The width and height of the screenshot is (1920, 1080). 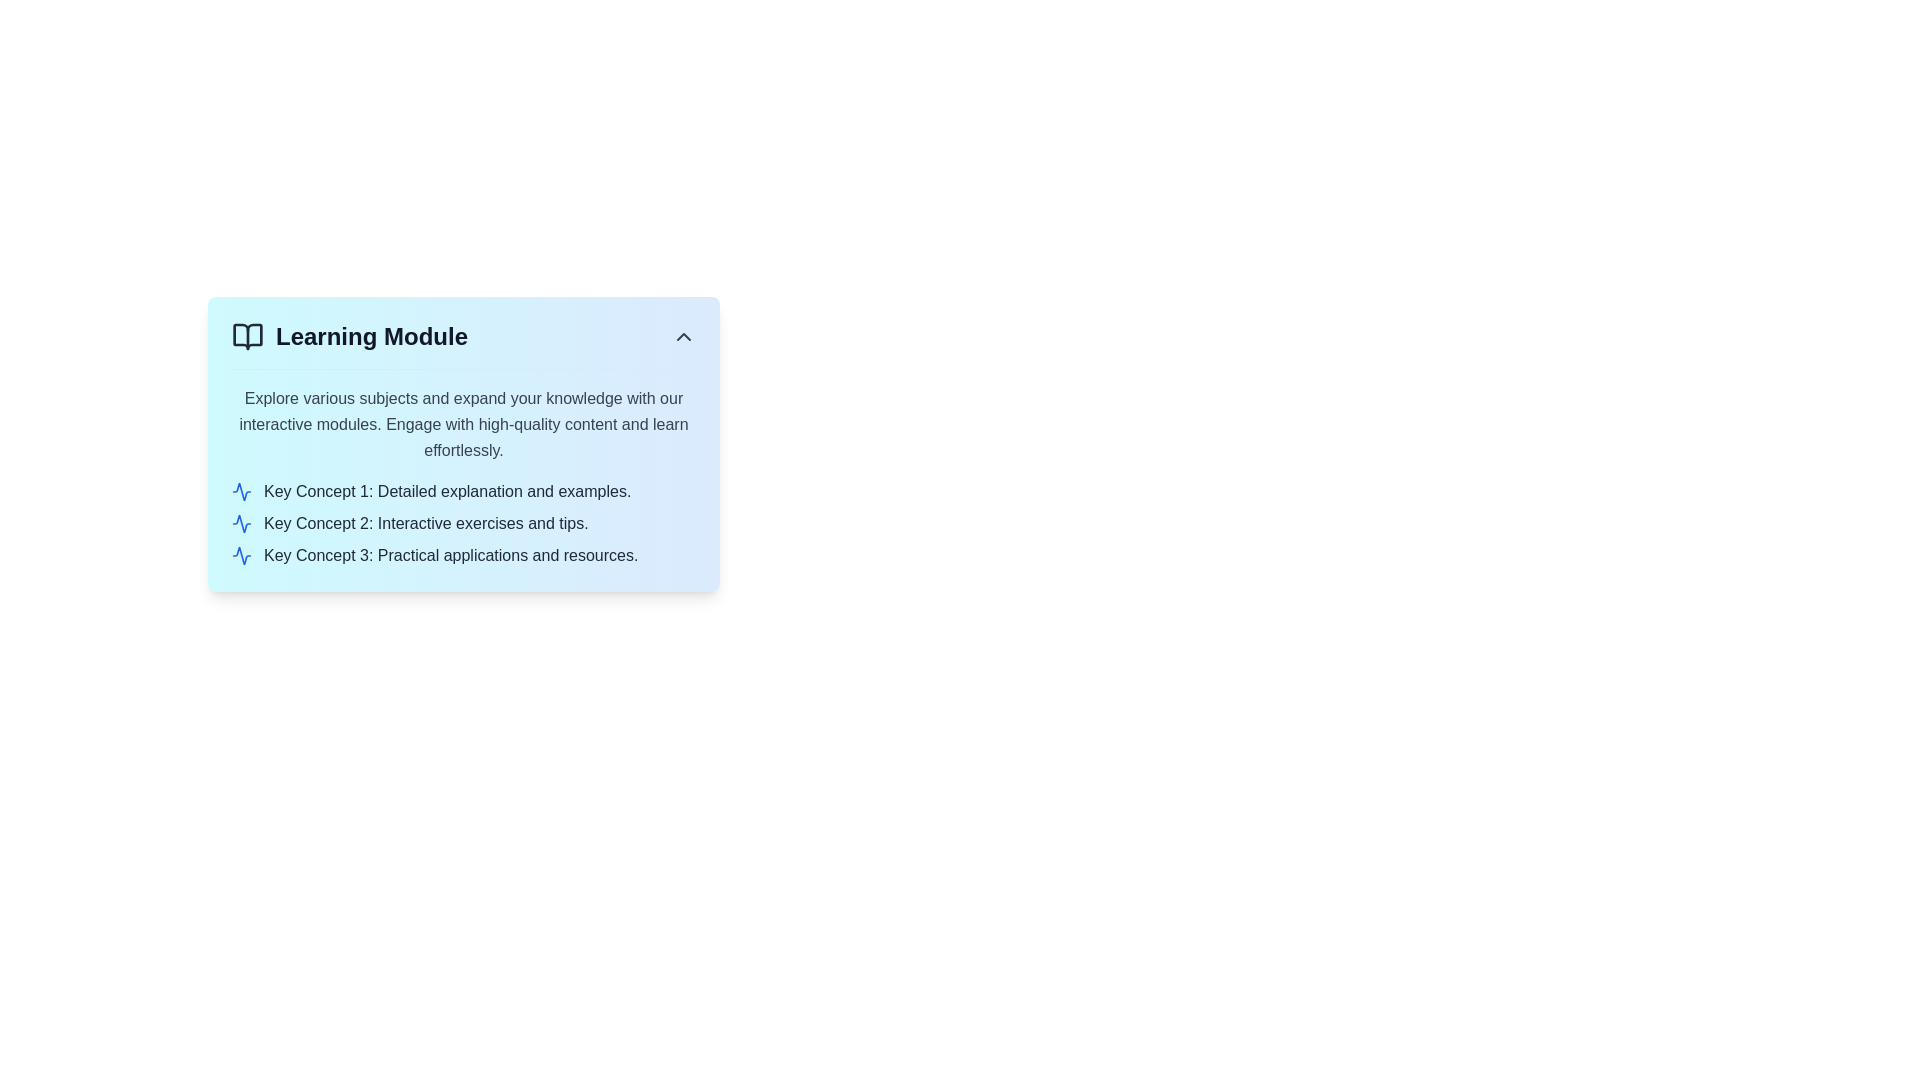 I want to click on the first icon in the vertical list under the heading 'Learning Module', which represents the first key concept, so click(x=240, y=492).